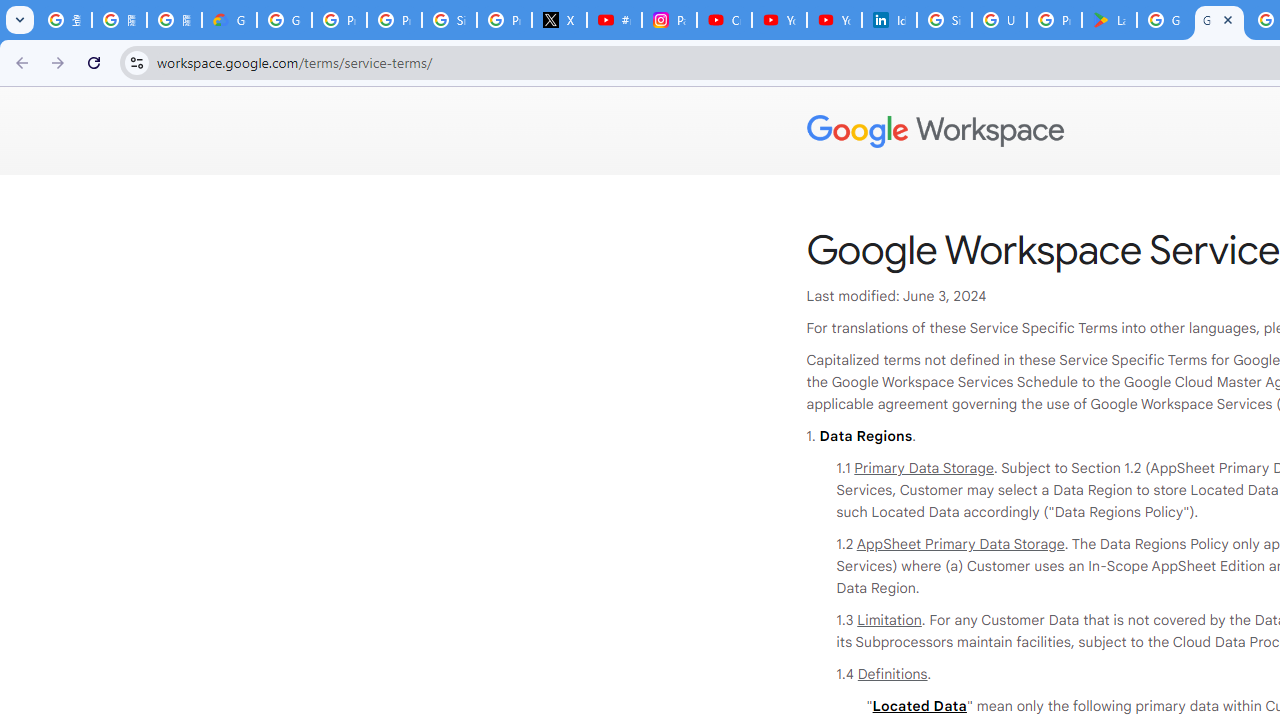  I want to click on 'X', so click(560, 20).